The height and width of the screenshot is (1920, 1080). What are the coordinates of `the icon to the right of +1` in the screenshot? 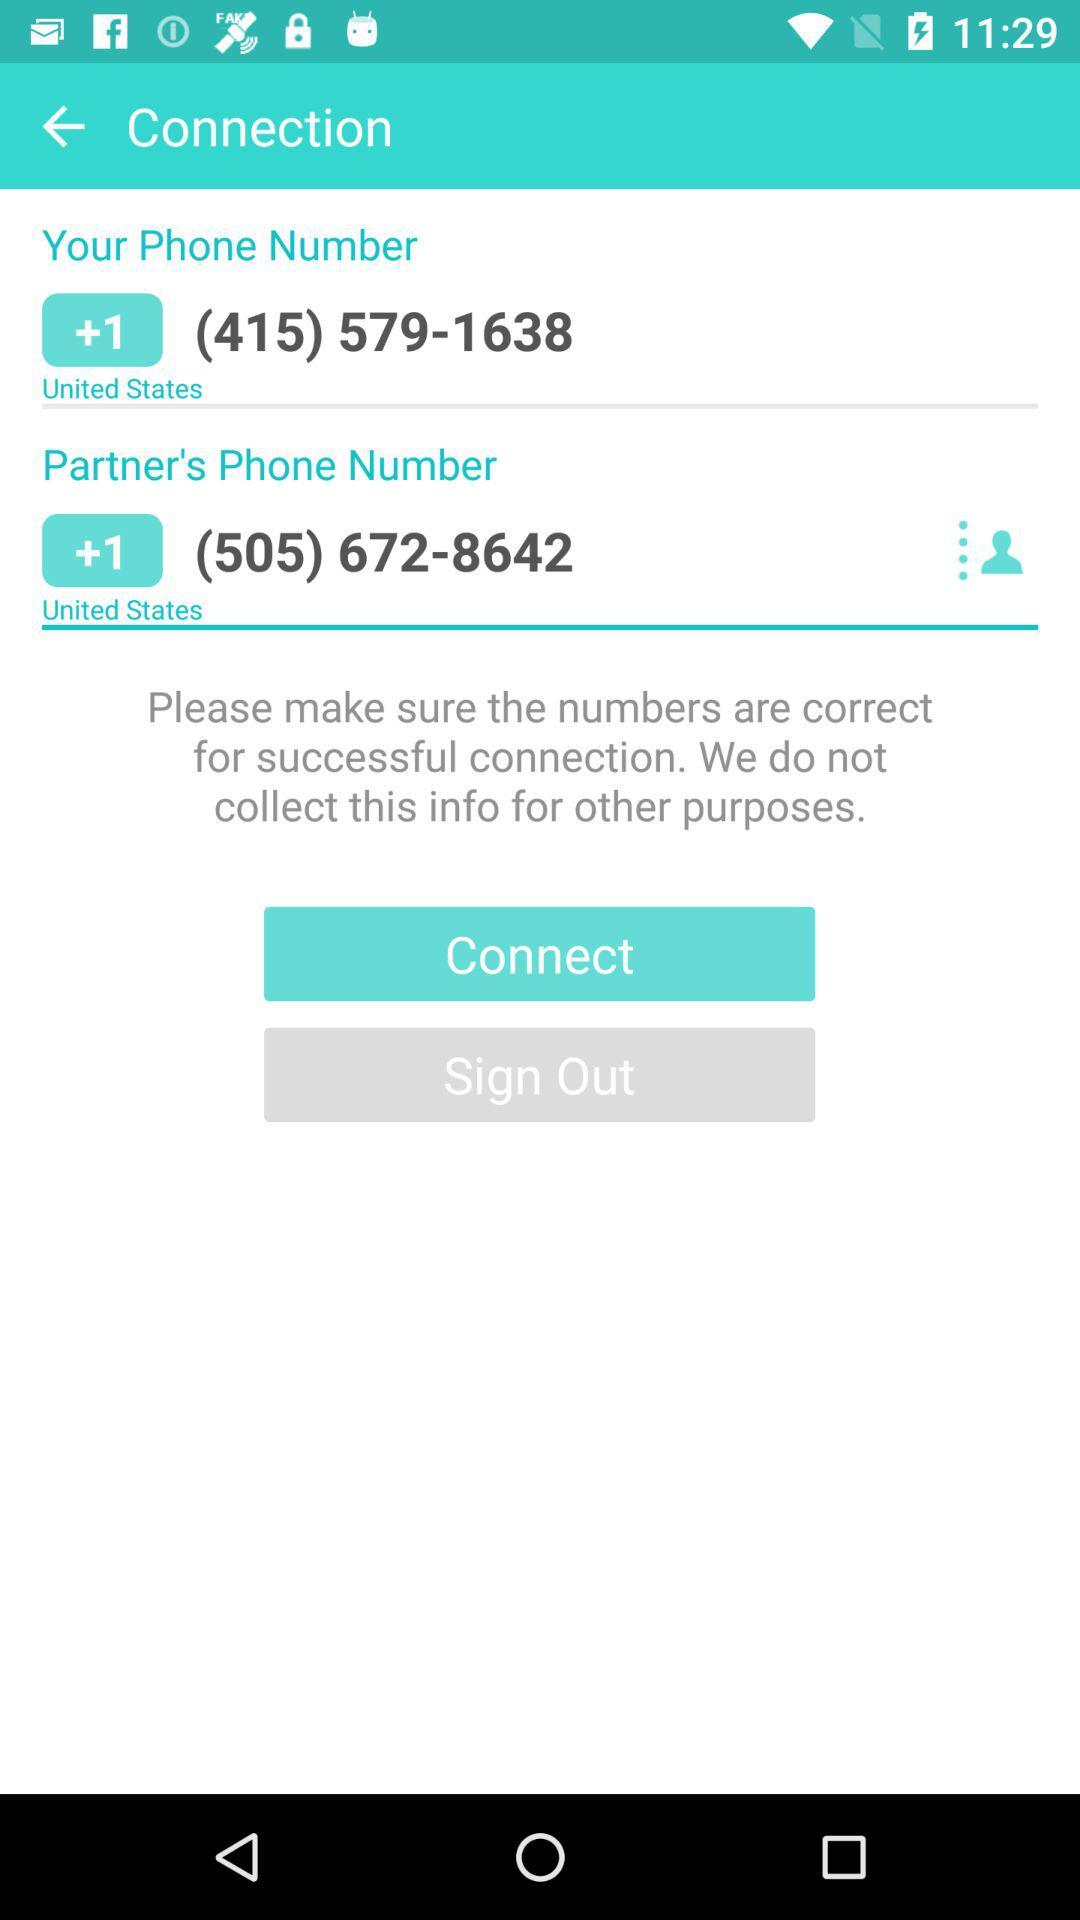 It's located at (384, 330).